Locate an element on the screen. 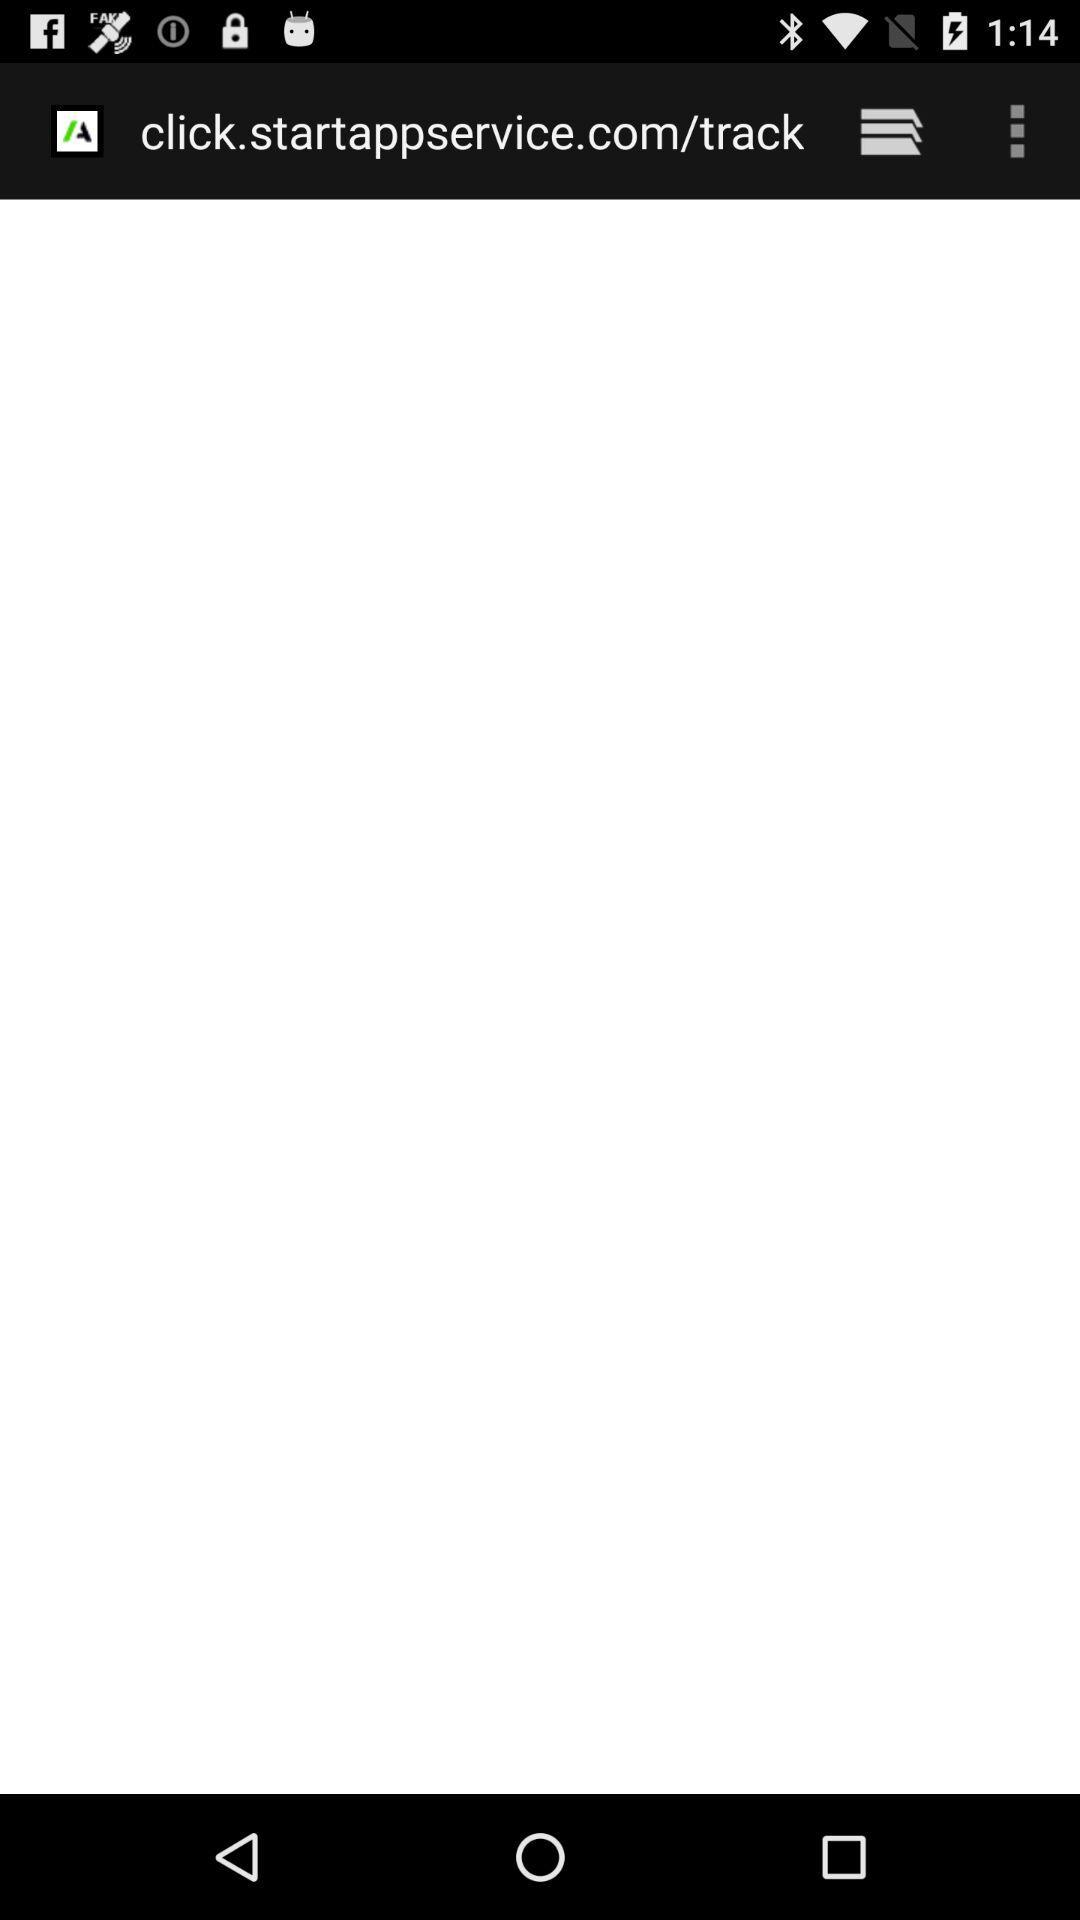  the click startappservice com icon is located at coordinates (472, 130).